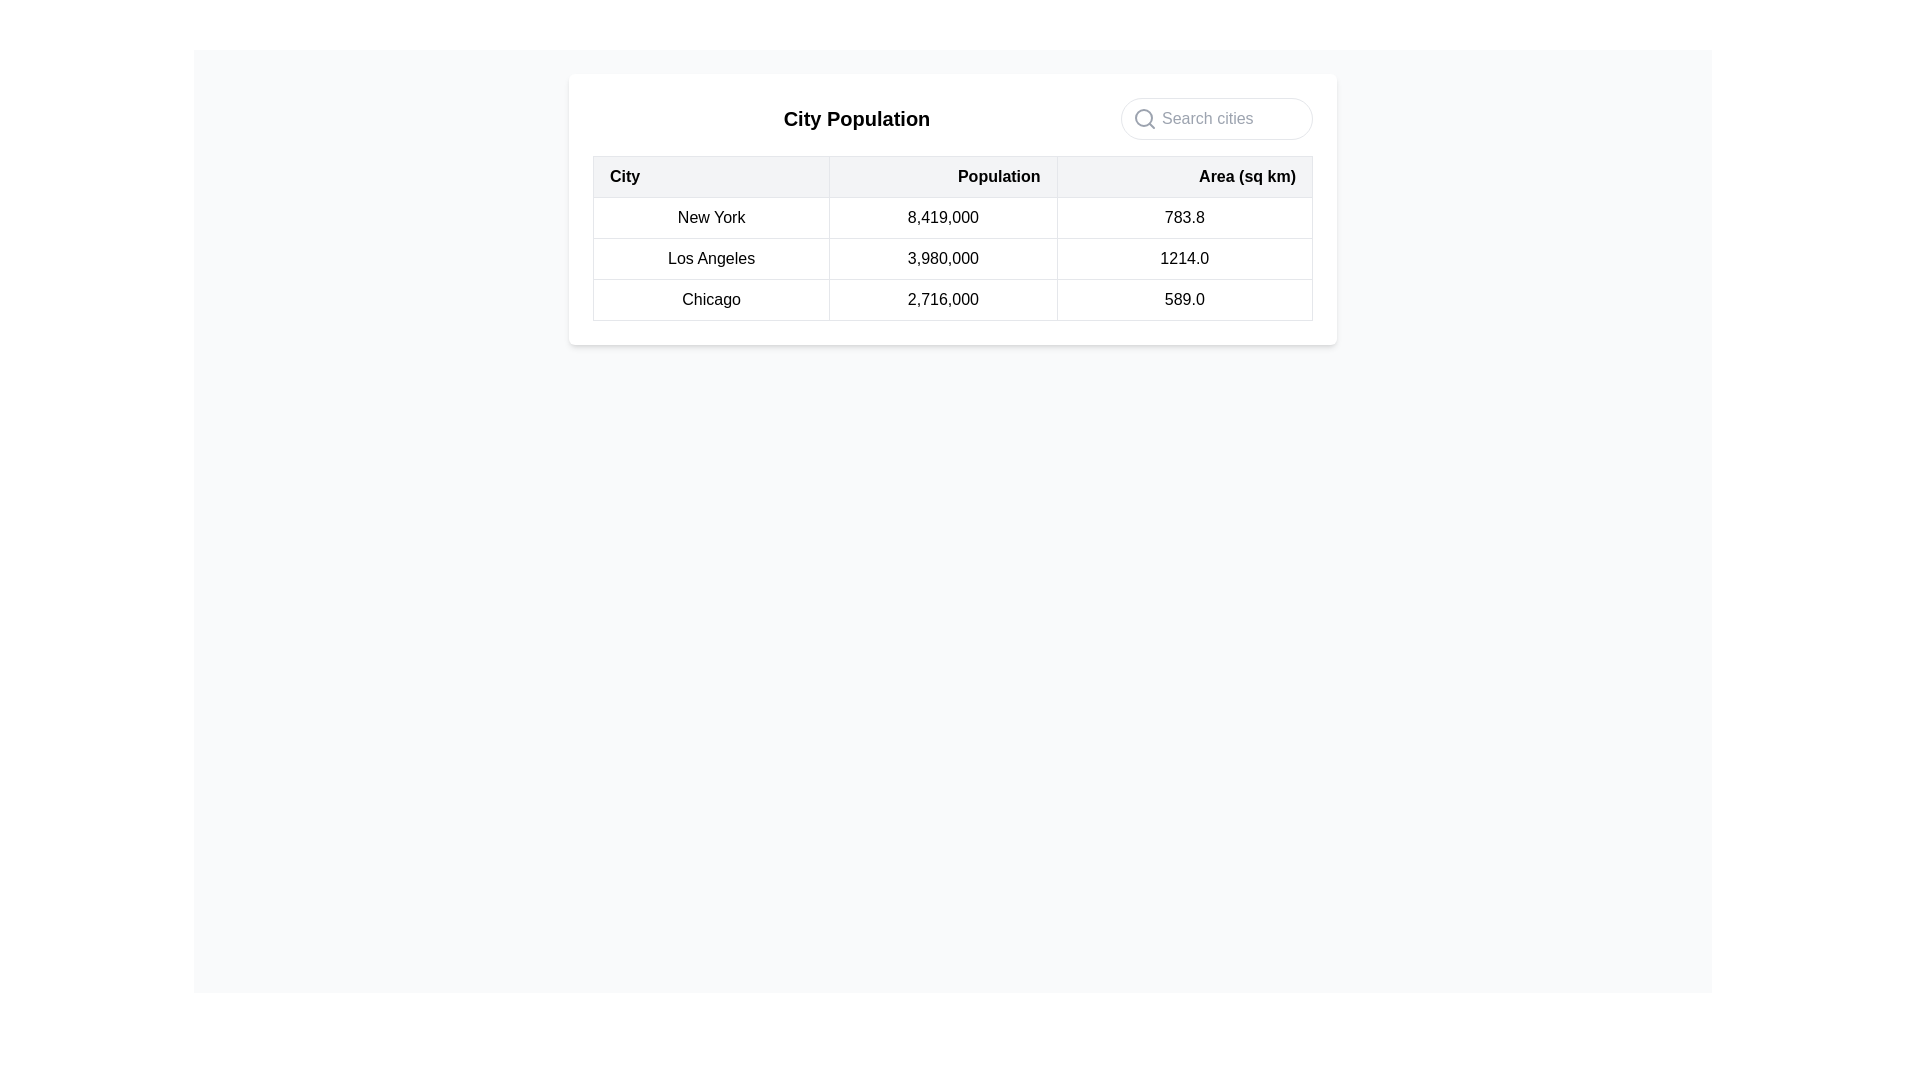 This screenshot has height=1080, width=1920. Describe the element at coordinates (952, 257) in the screenshot. I see `the second row of the data table that presents information about Los Angeles` at that location.